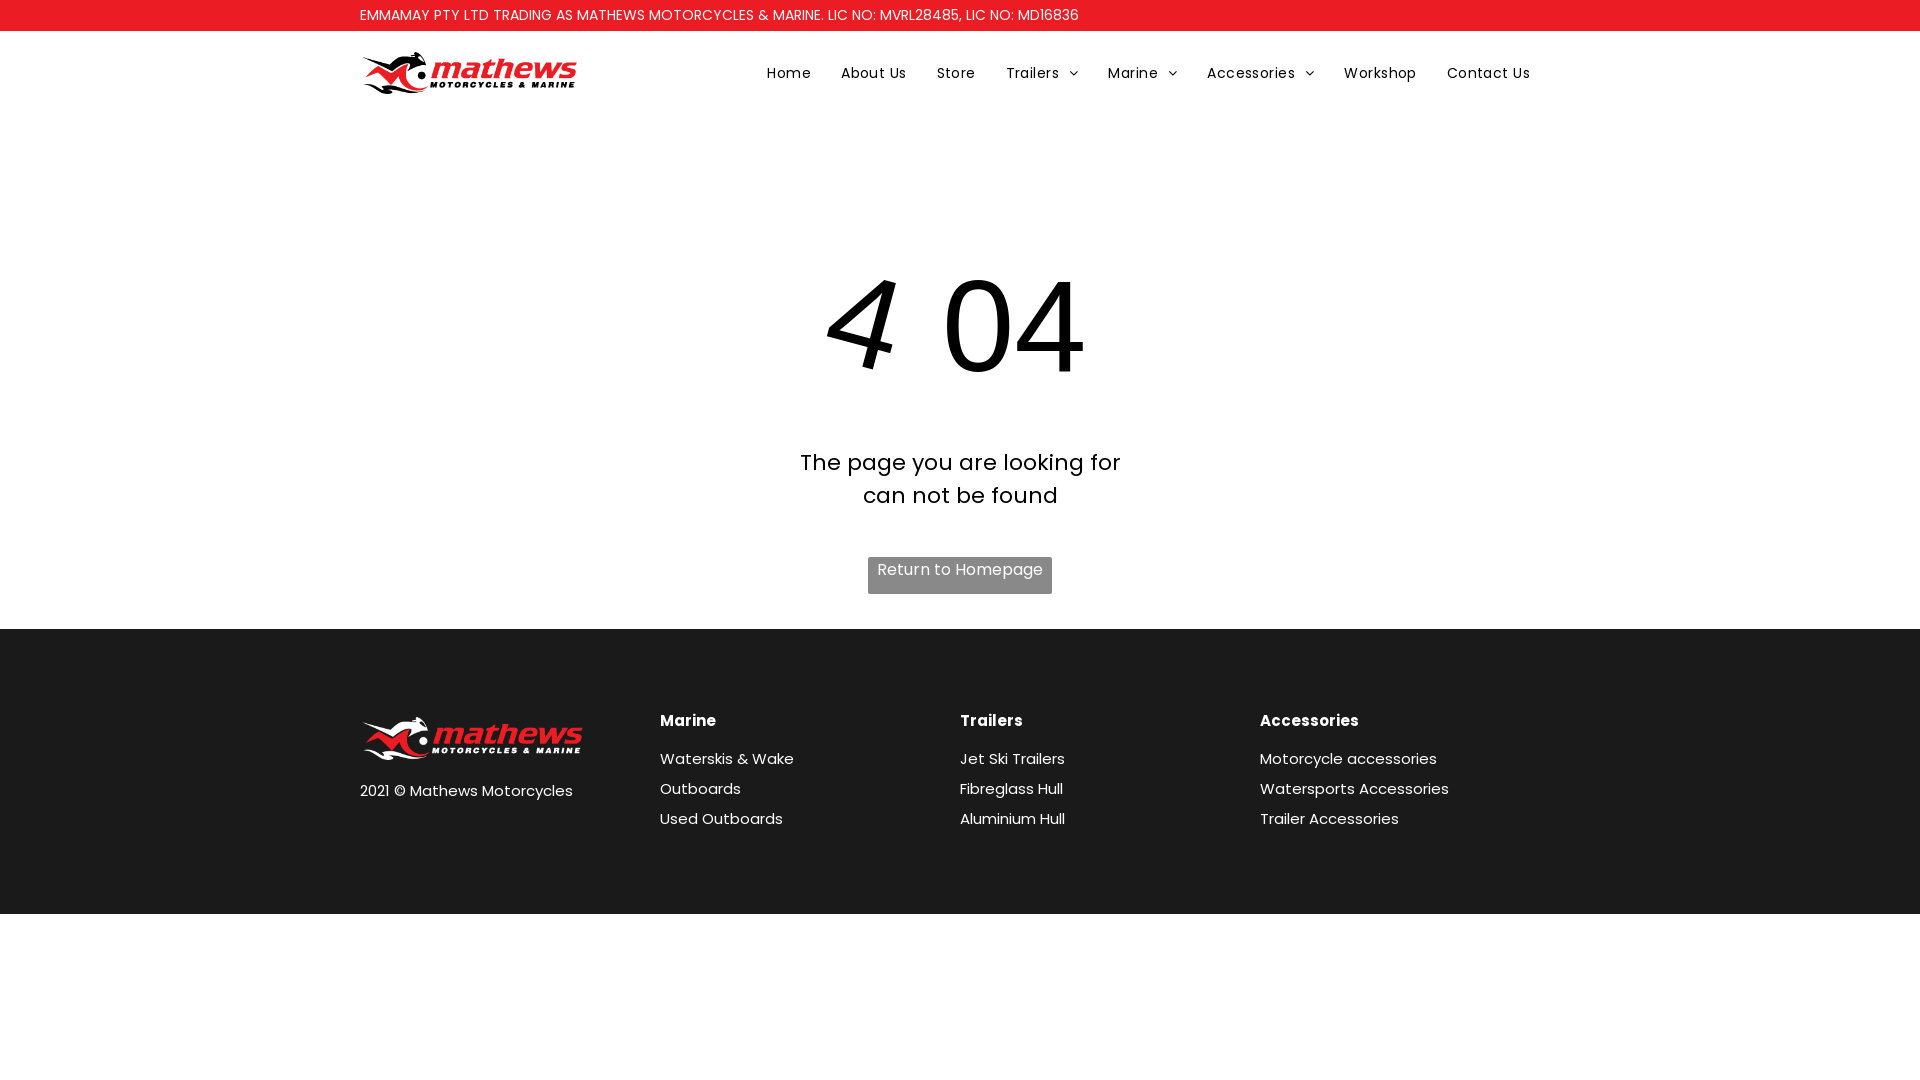 The height and width of the screenshot is (1080, 1920). I want to click on 'Waterskis & Wake', so click(725, 758).